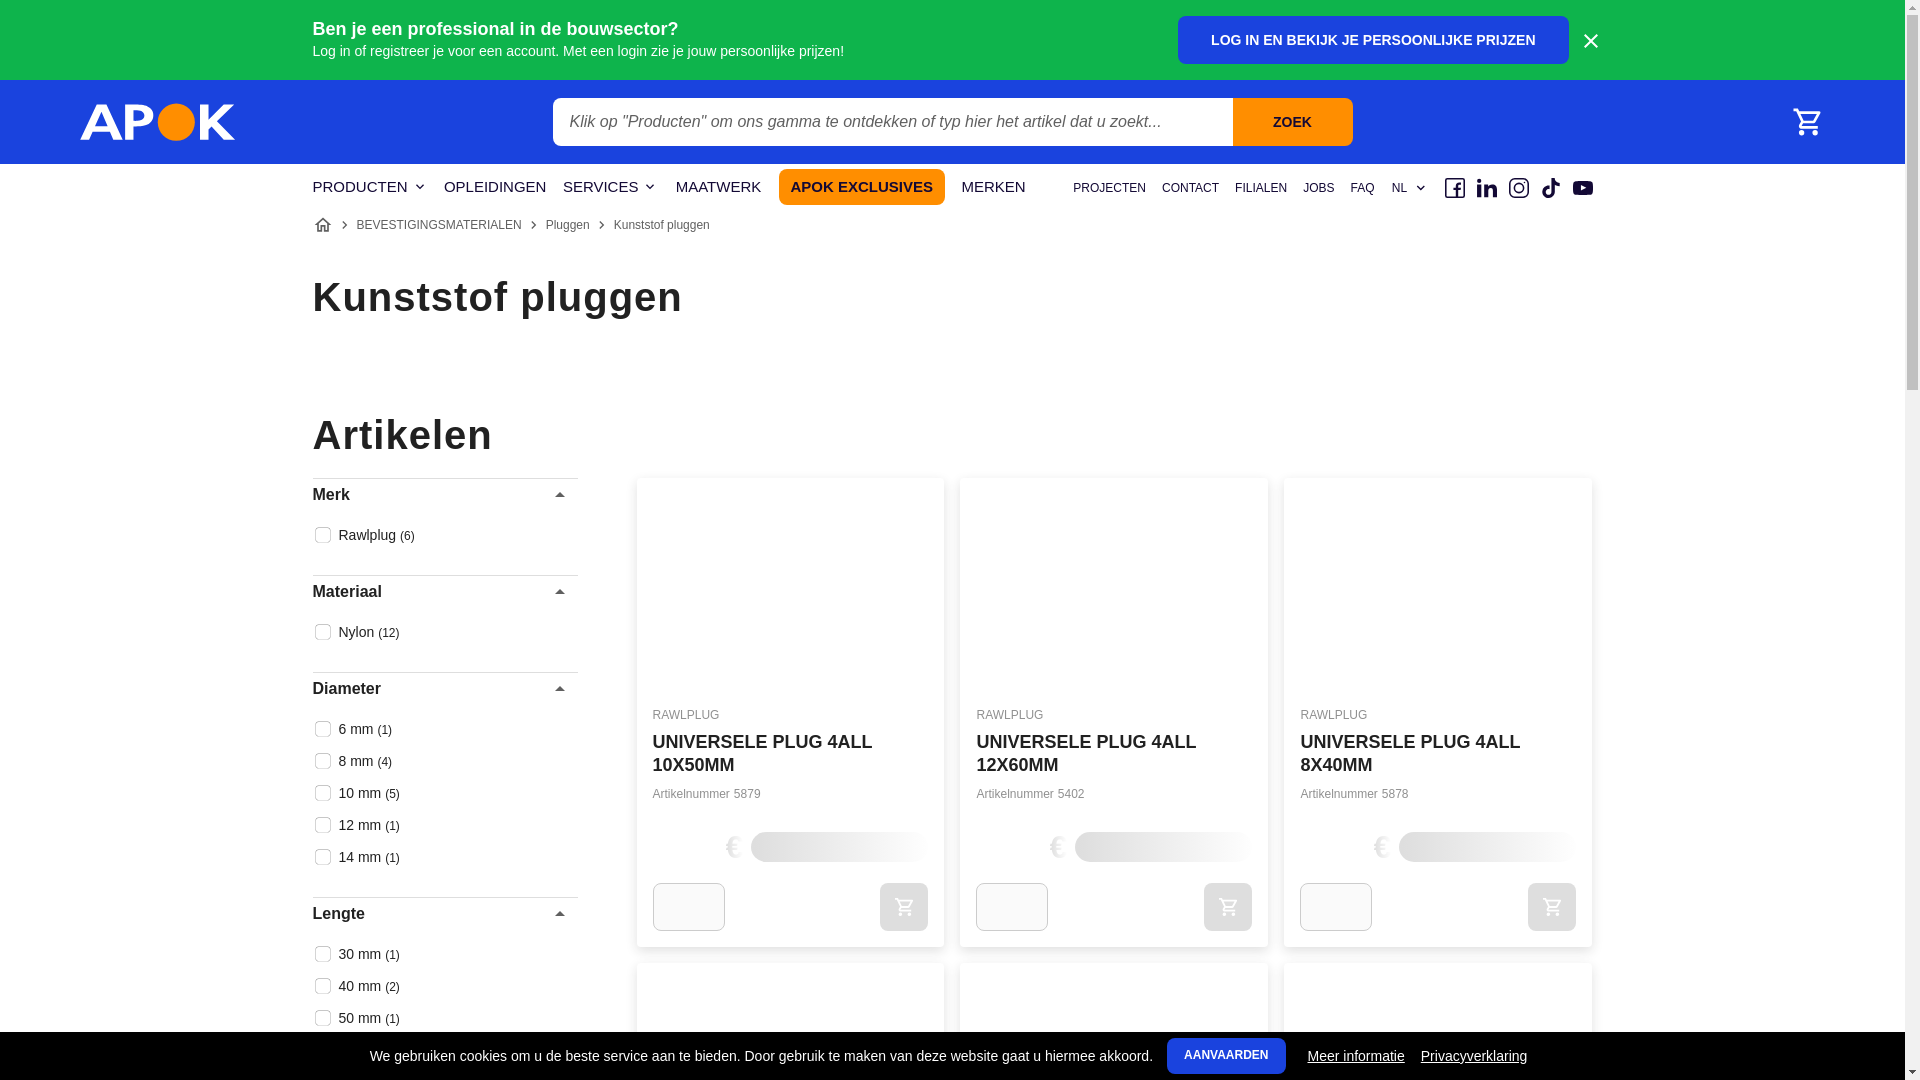 The height and width of the screenshot is (1080, 1920). Describe the element at coordinates (437, 224) in the screenshot. I see `'BEVESTIGINGSMATERIALEN'` at that location.